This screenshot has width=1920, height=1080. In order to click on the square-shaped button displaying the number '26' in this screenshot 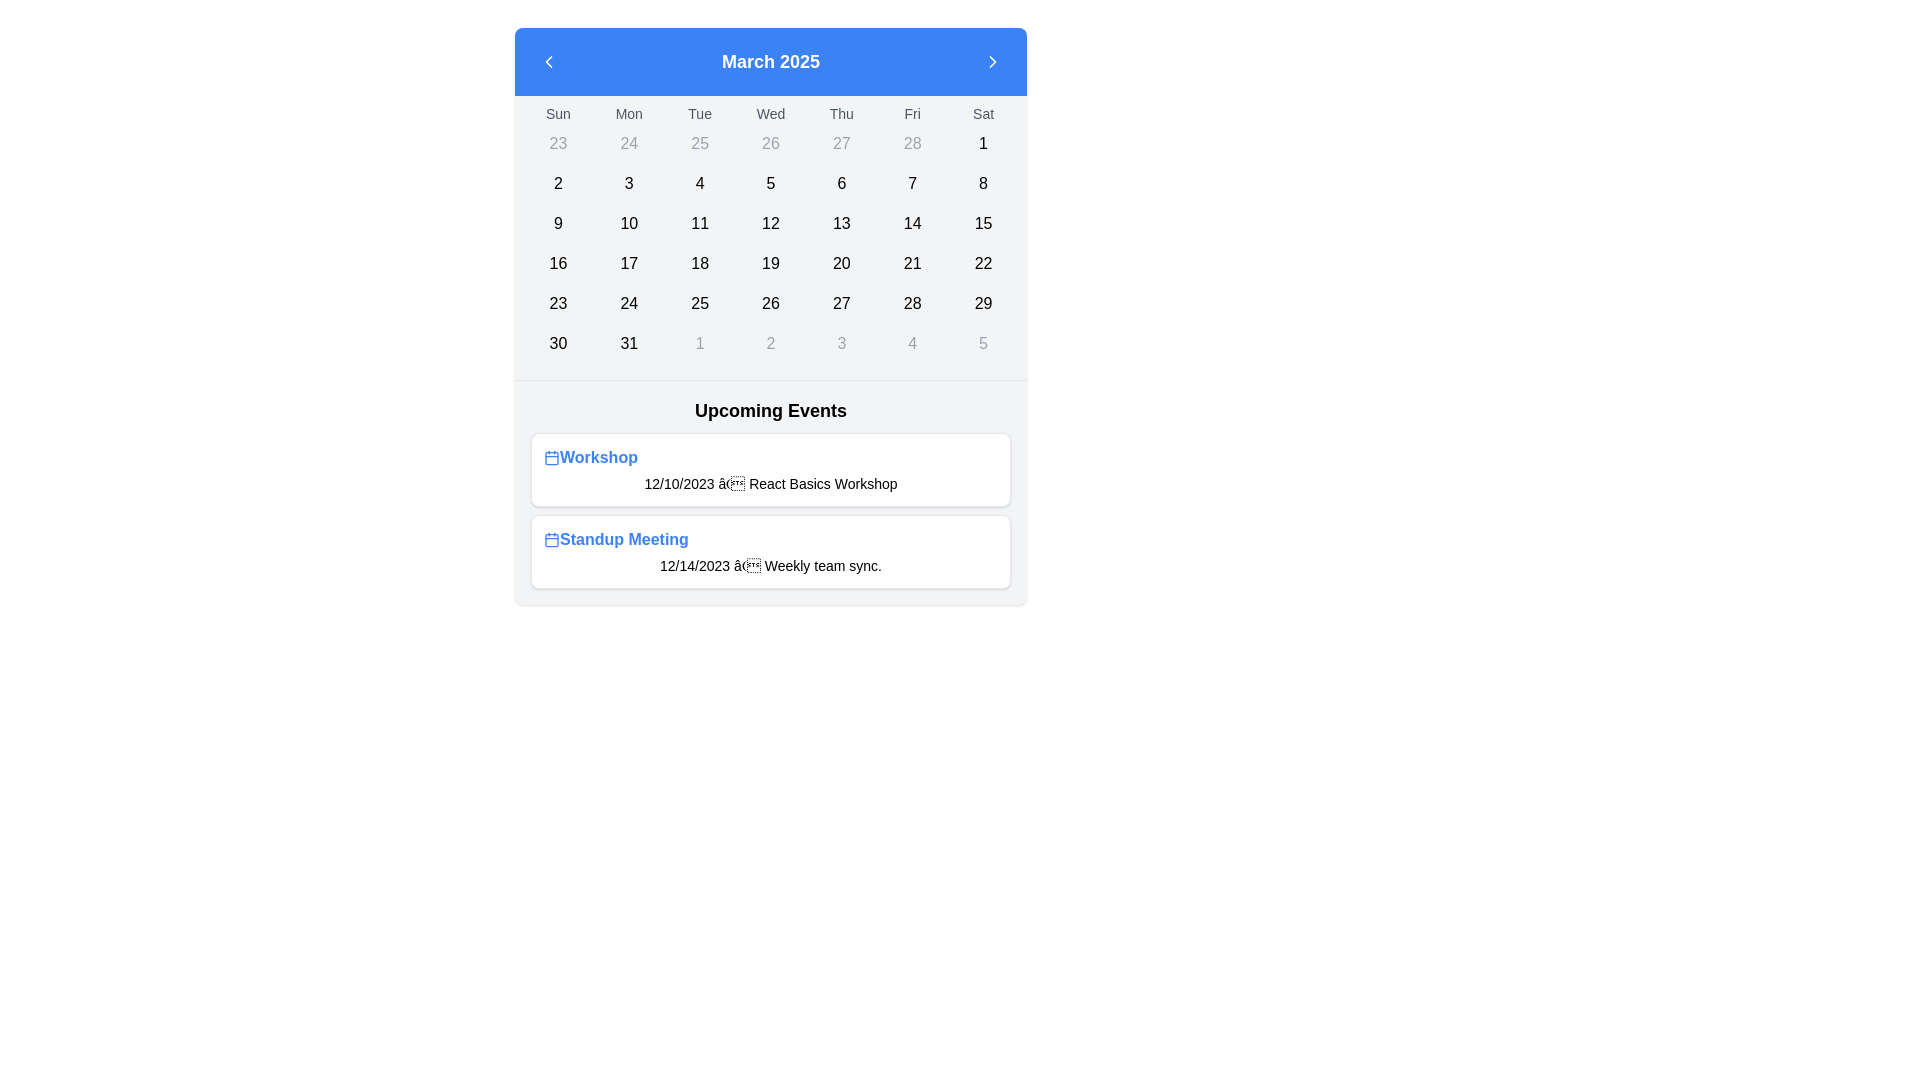, I will do `click(770, 304)`.